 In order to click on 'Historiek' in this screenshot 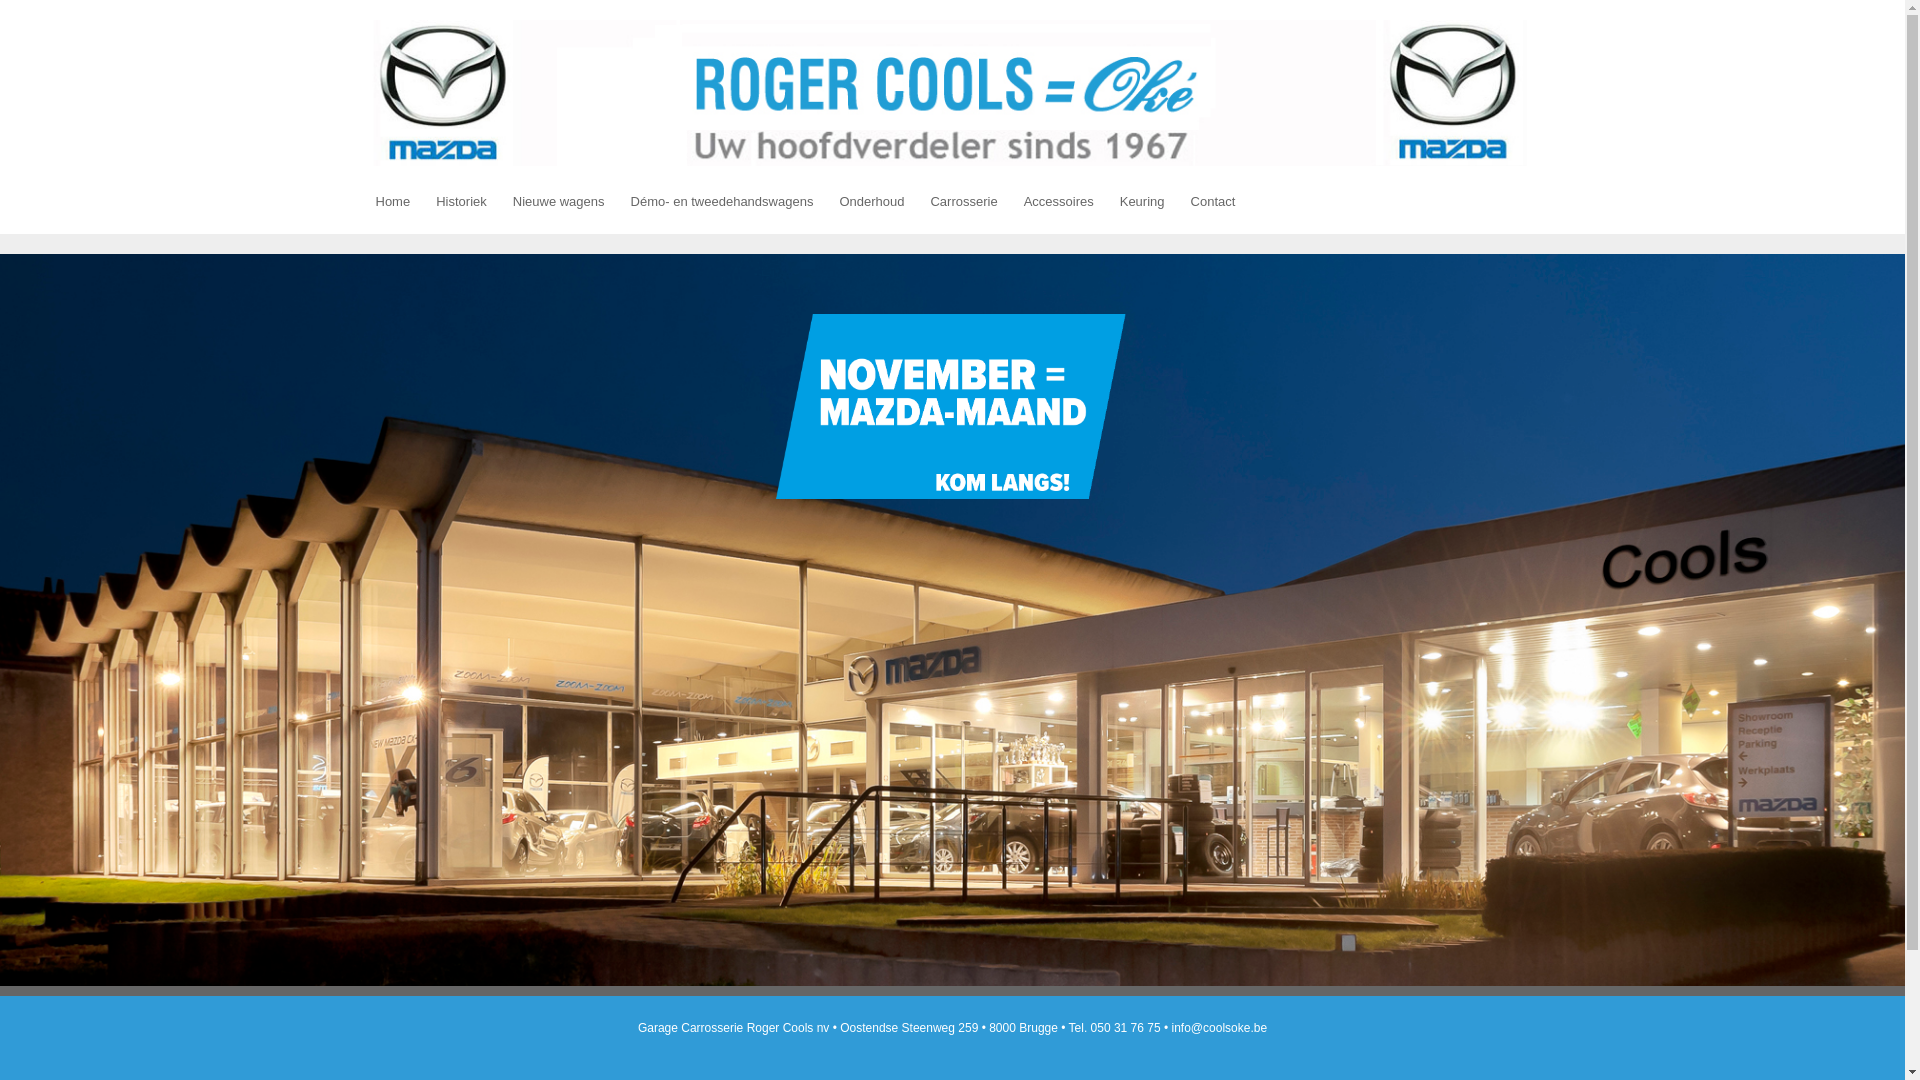, I will do `click(460, 202)`.